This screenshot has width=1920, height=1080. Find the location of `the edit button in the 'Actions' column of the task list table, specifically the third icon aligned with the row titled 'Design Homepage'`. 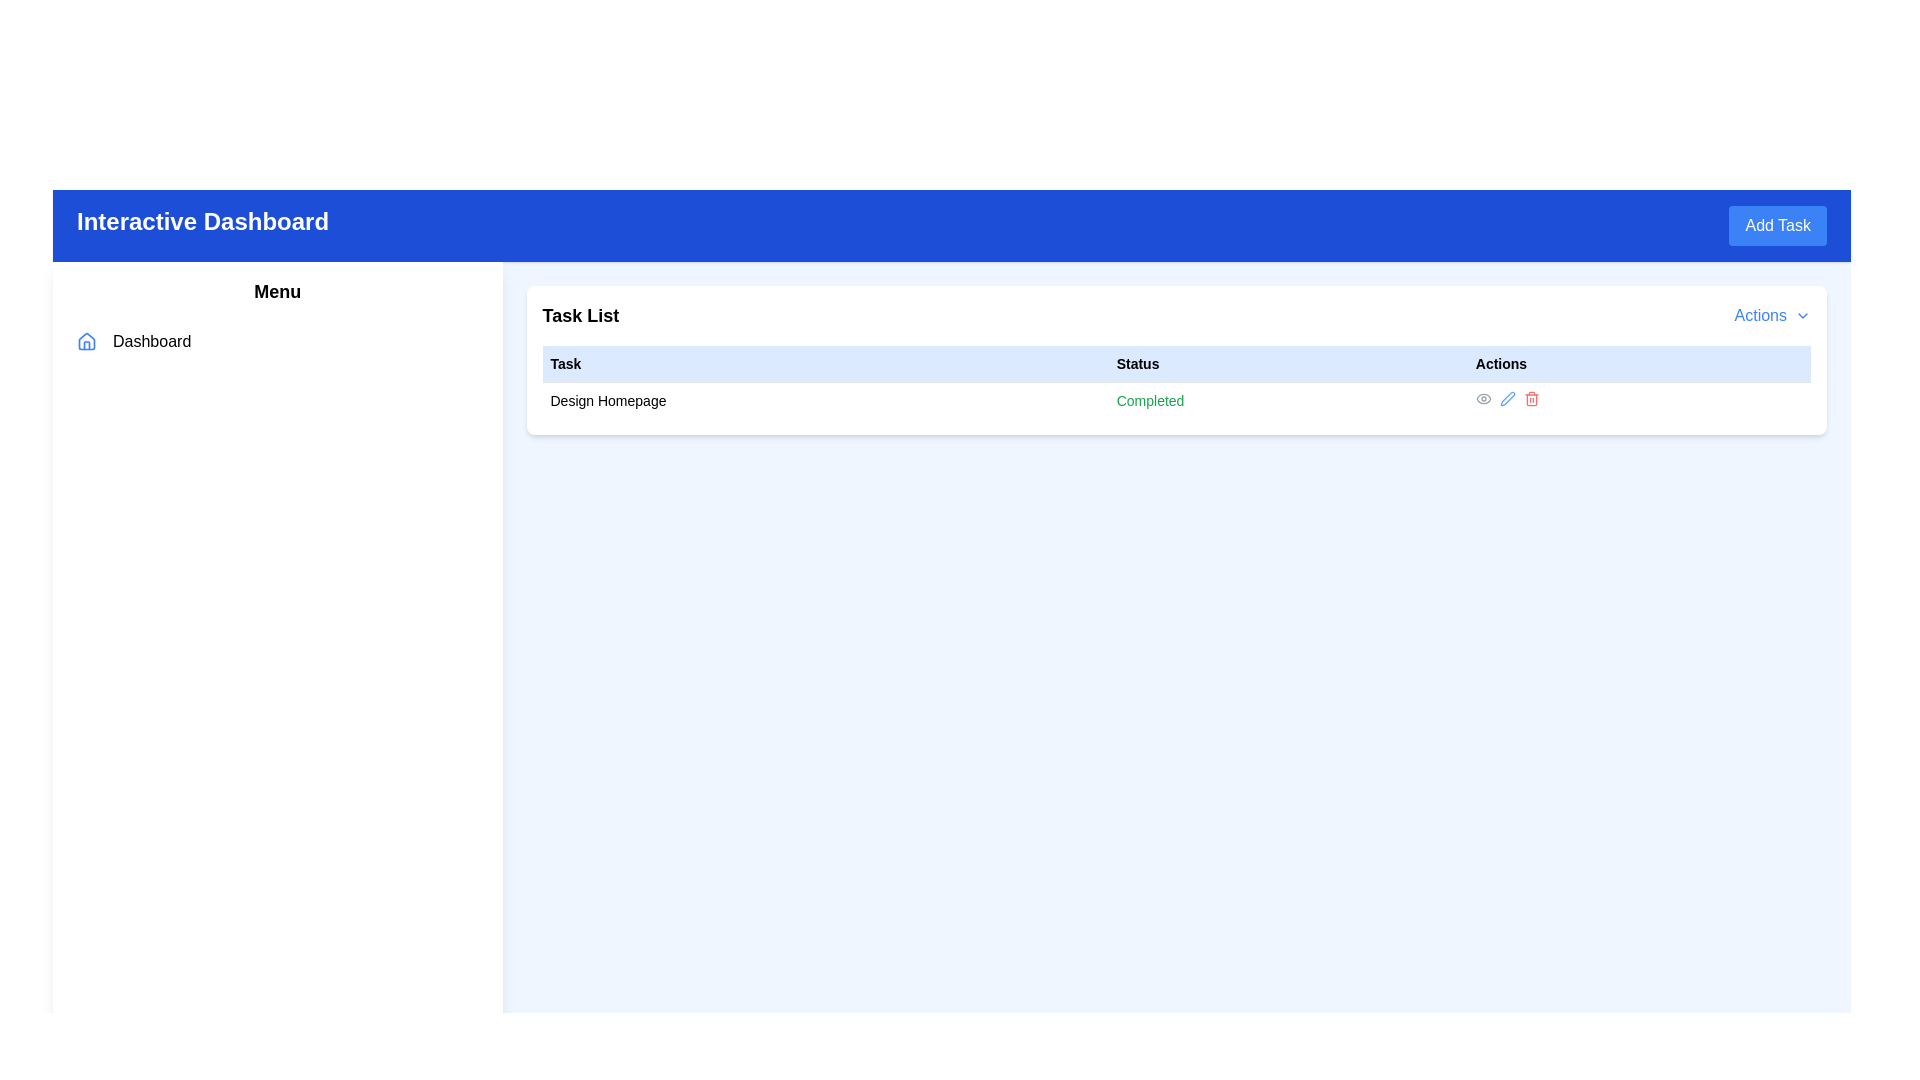

the edit button in the 'Actions' column of the task list table, specifically the third icon aligned with the row titled 'Design Homepage' is located at coordinates (1507, 398).